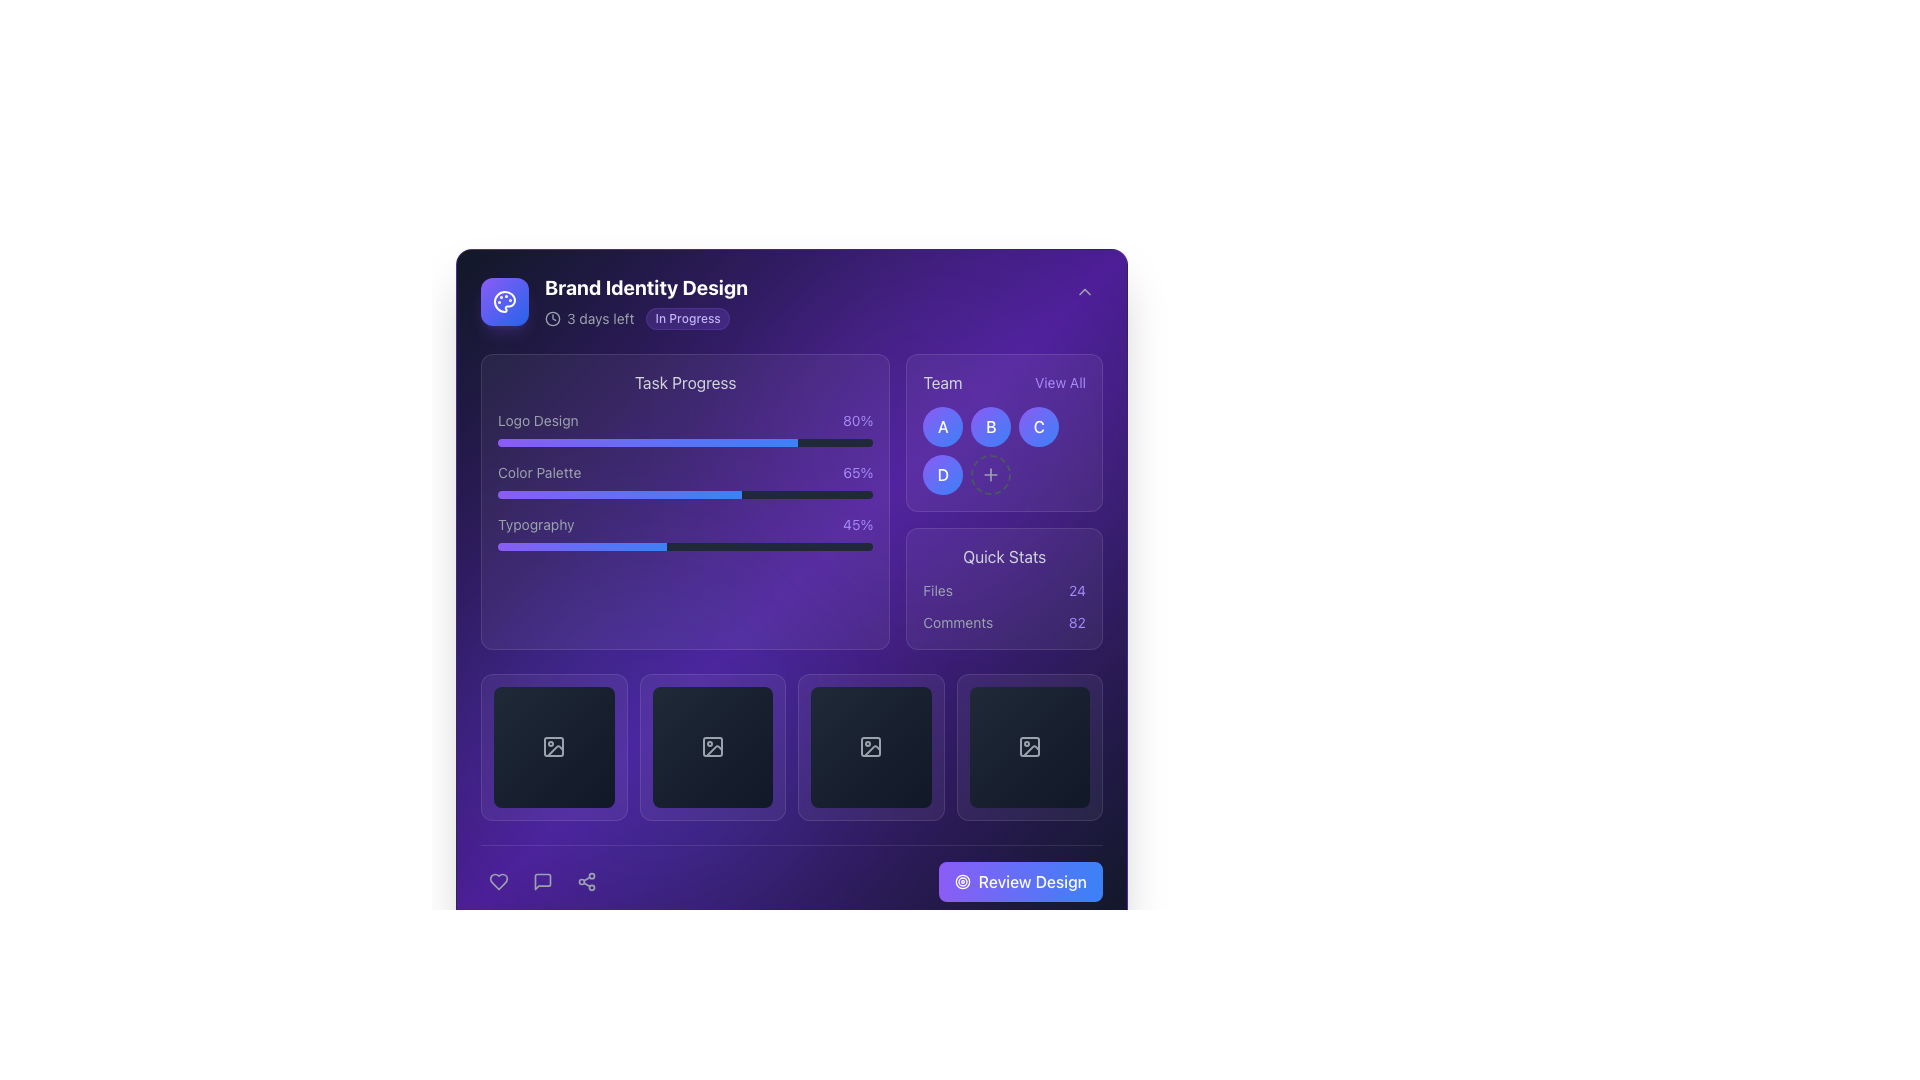  Describe the element at coordinates (542, 879) in the screenshot. I see `the chat bubble icon located in the bottom bar, which is the middle icon among three elements` at that location.